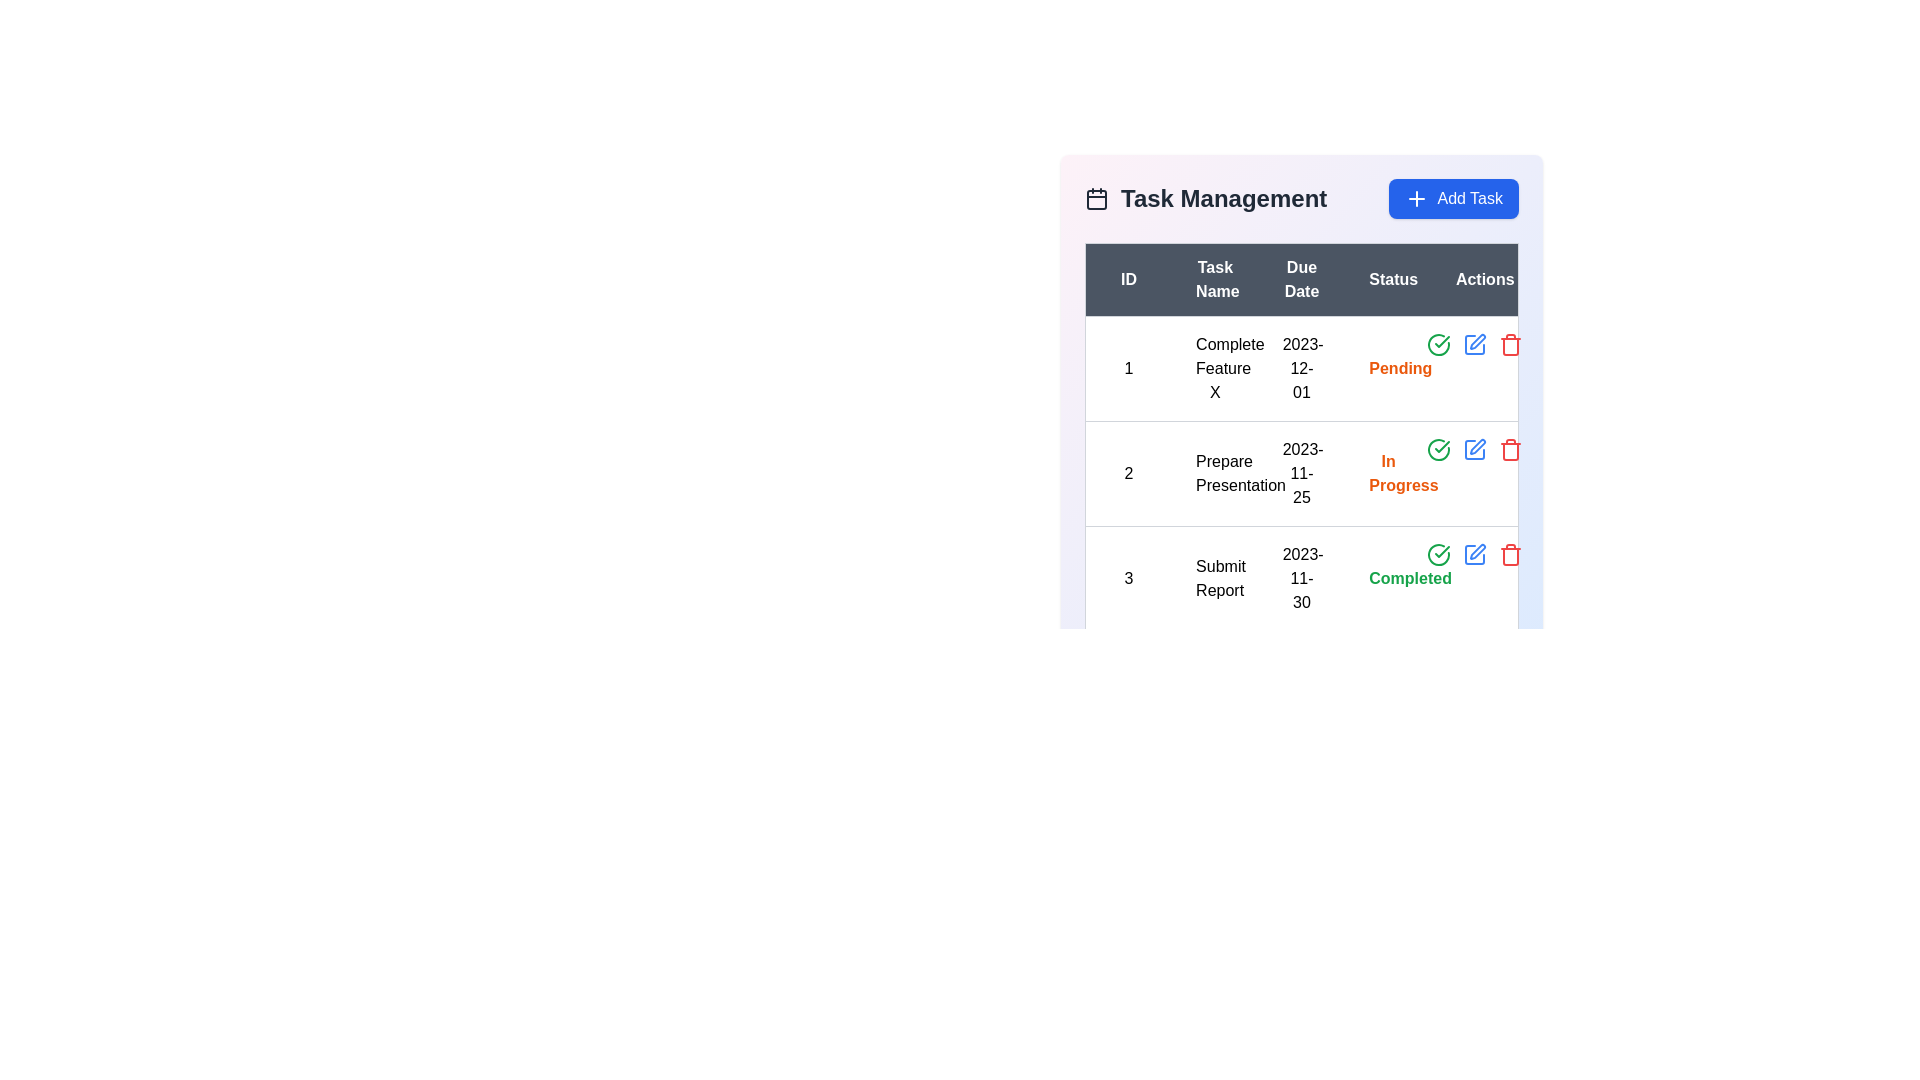 This screenshot has height=1080, width=1920. What do you see at coordinates (1409, 578) in the screenshot?
I see `the static text 'Completed' in the 'Status' column of the third row of the table, which indicates the completion of the task 'Submit Report'` at bounding box center [1409, 578].